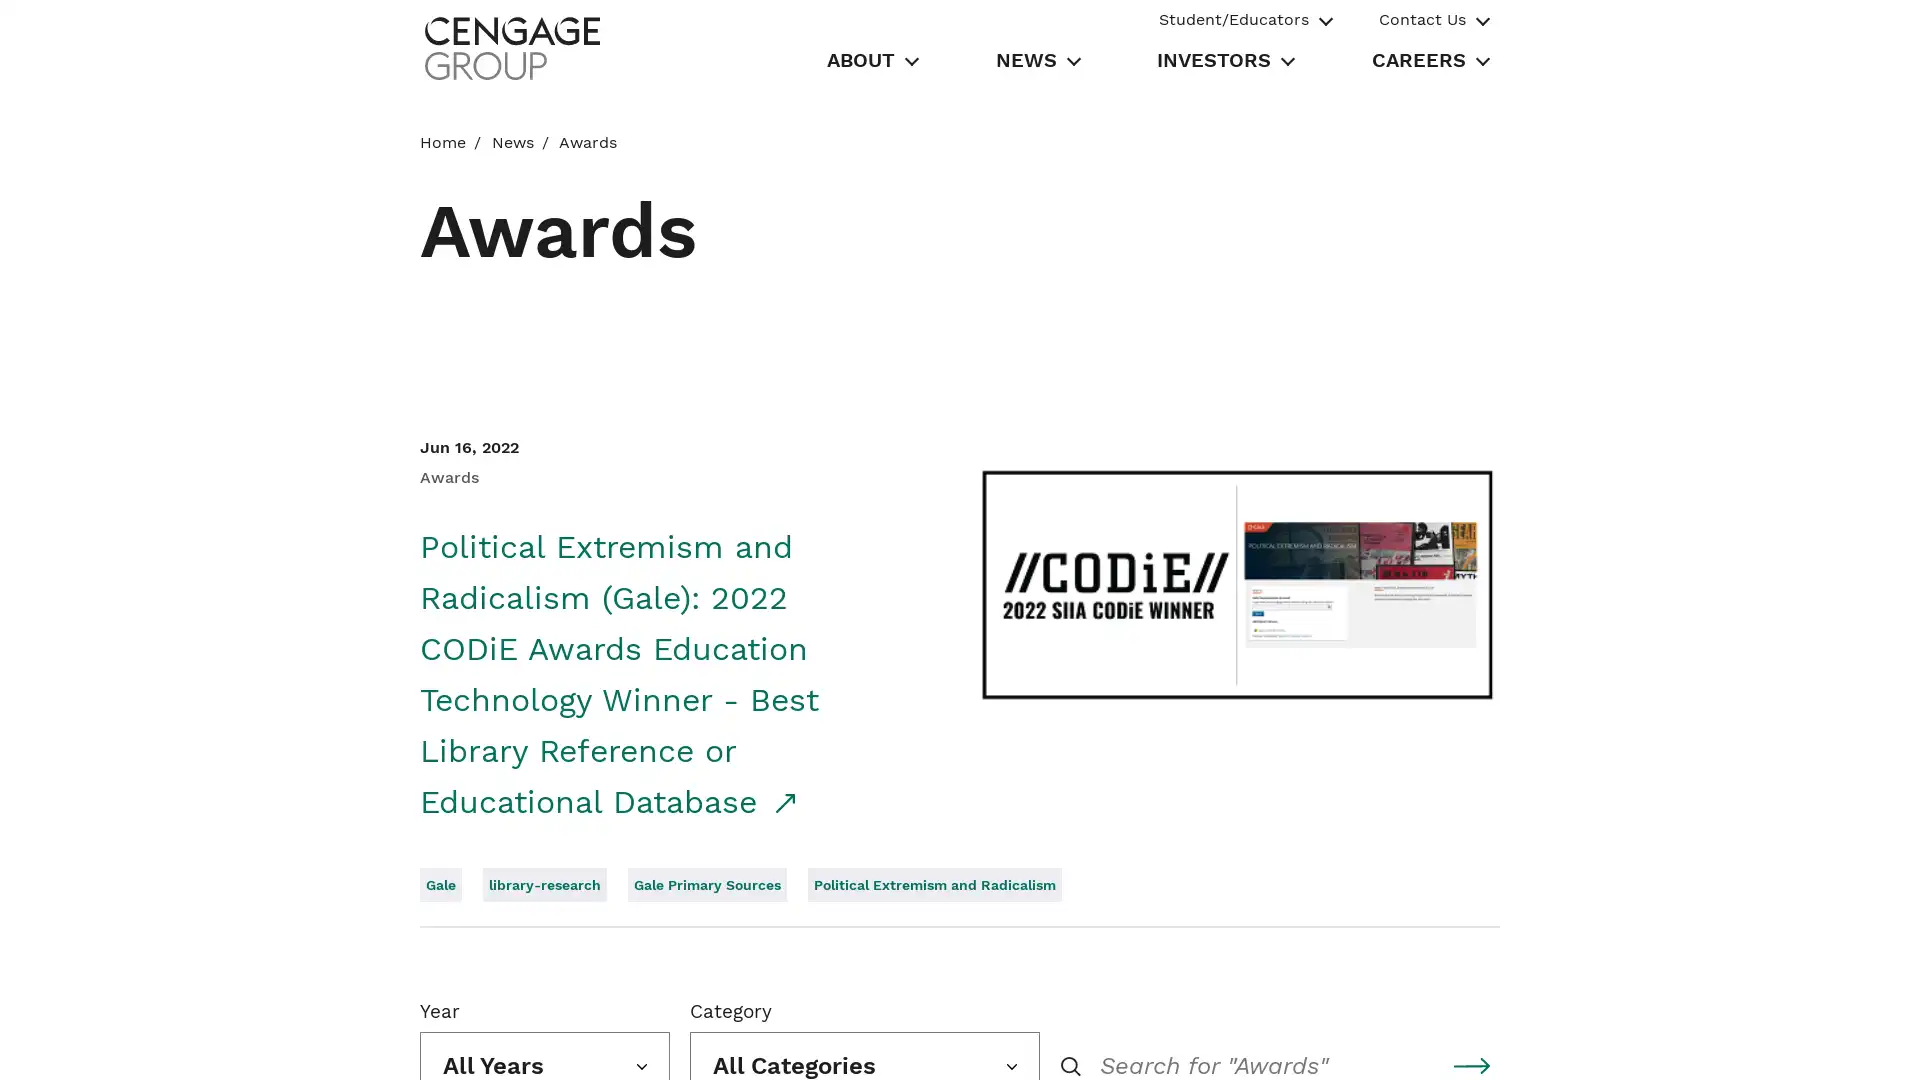 The image size is (1920, 1080). Describe the element at coordinates (1541, 1041) in the screenshot. I see `Accept` at that location.